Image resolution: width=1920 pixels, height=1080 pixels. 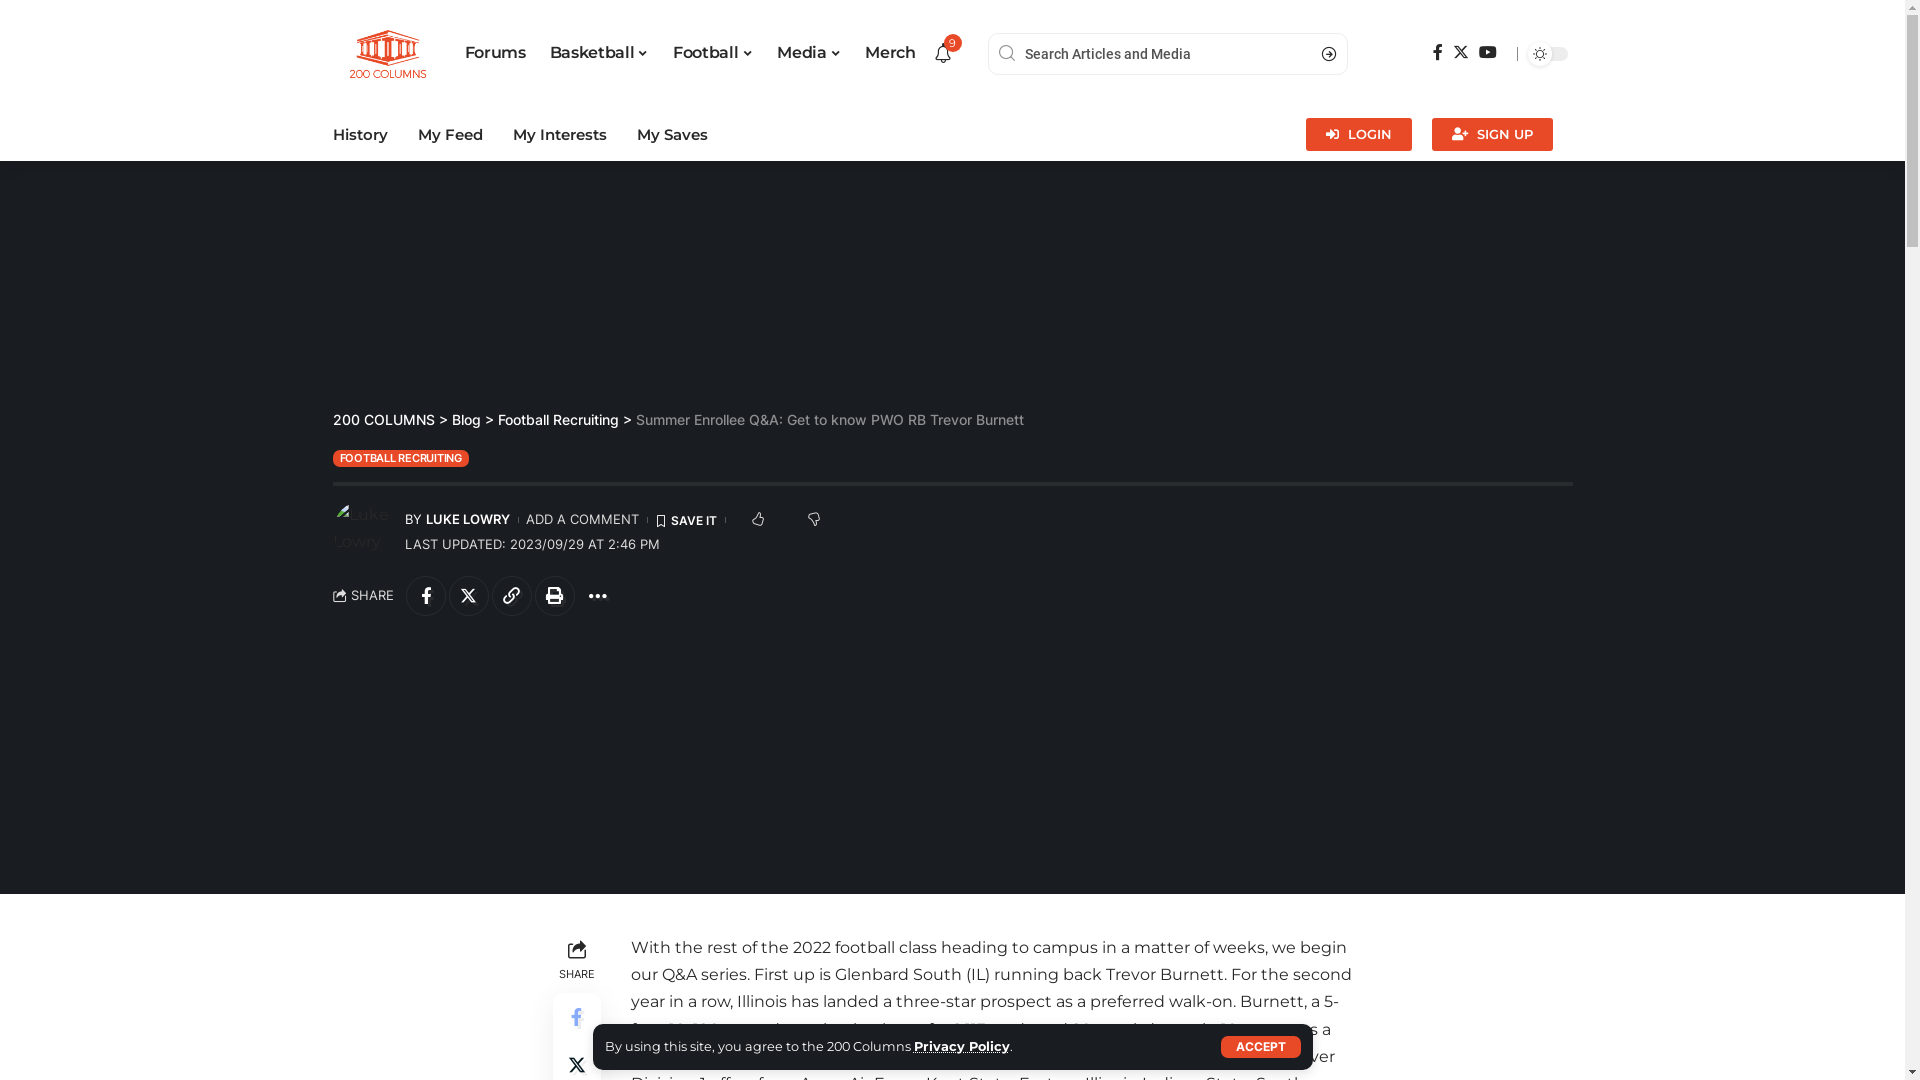 What do you see at coordinates (1492, 134) in the screenshot?
I see `'SIGN UP'` at bounding box center [1492, 134].